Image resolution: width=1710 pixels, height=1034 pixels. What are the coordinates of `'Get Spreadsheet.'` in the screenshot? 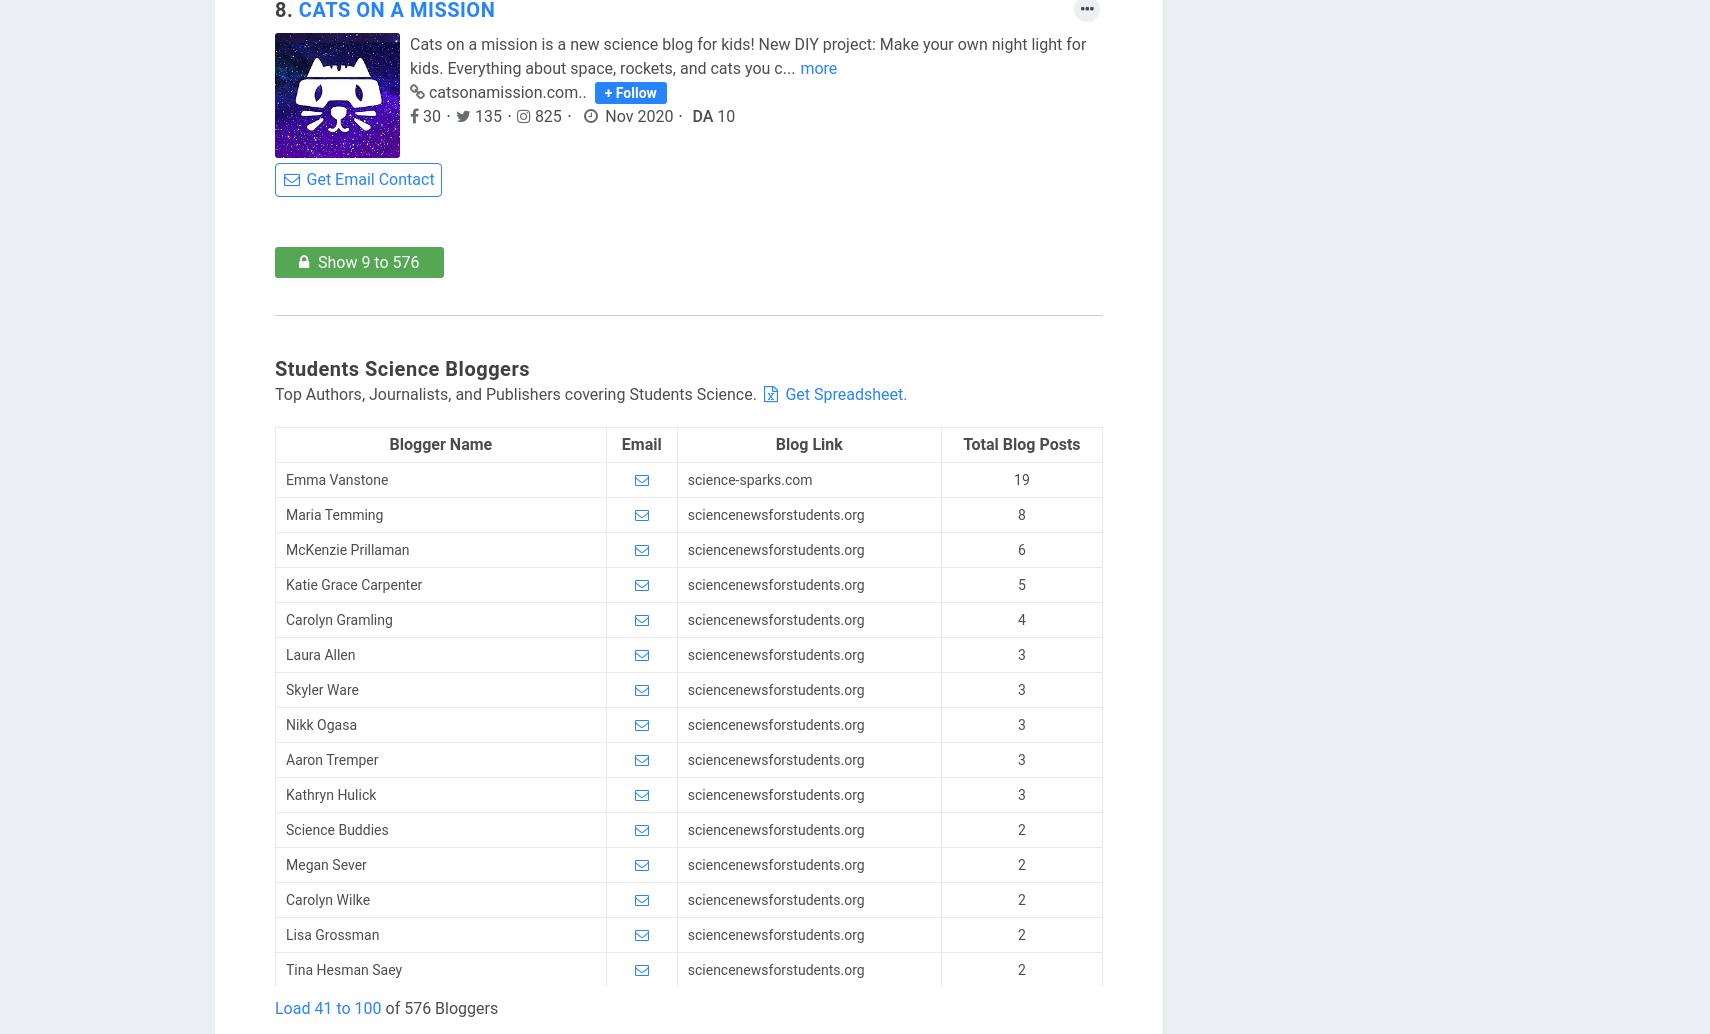 It's located at (780, 392).